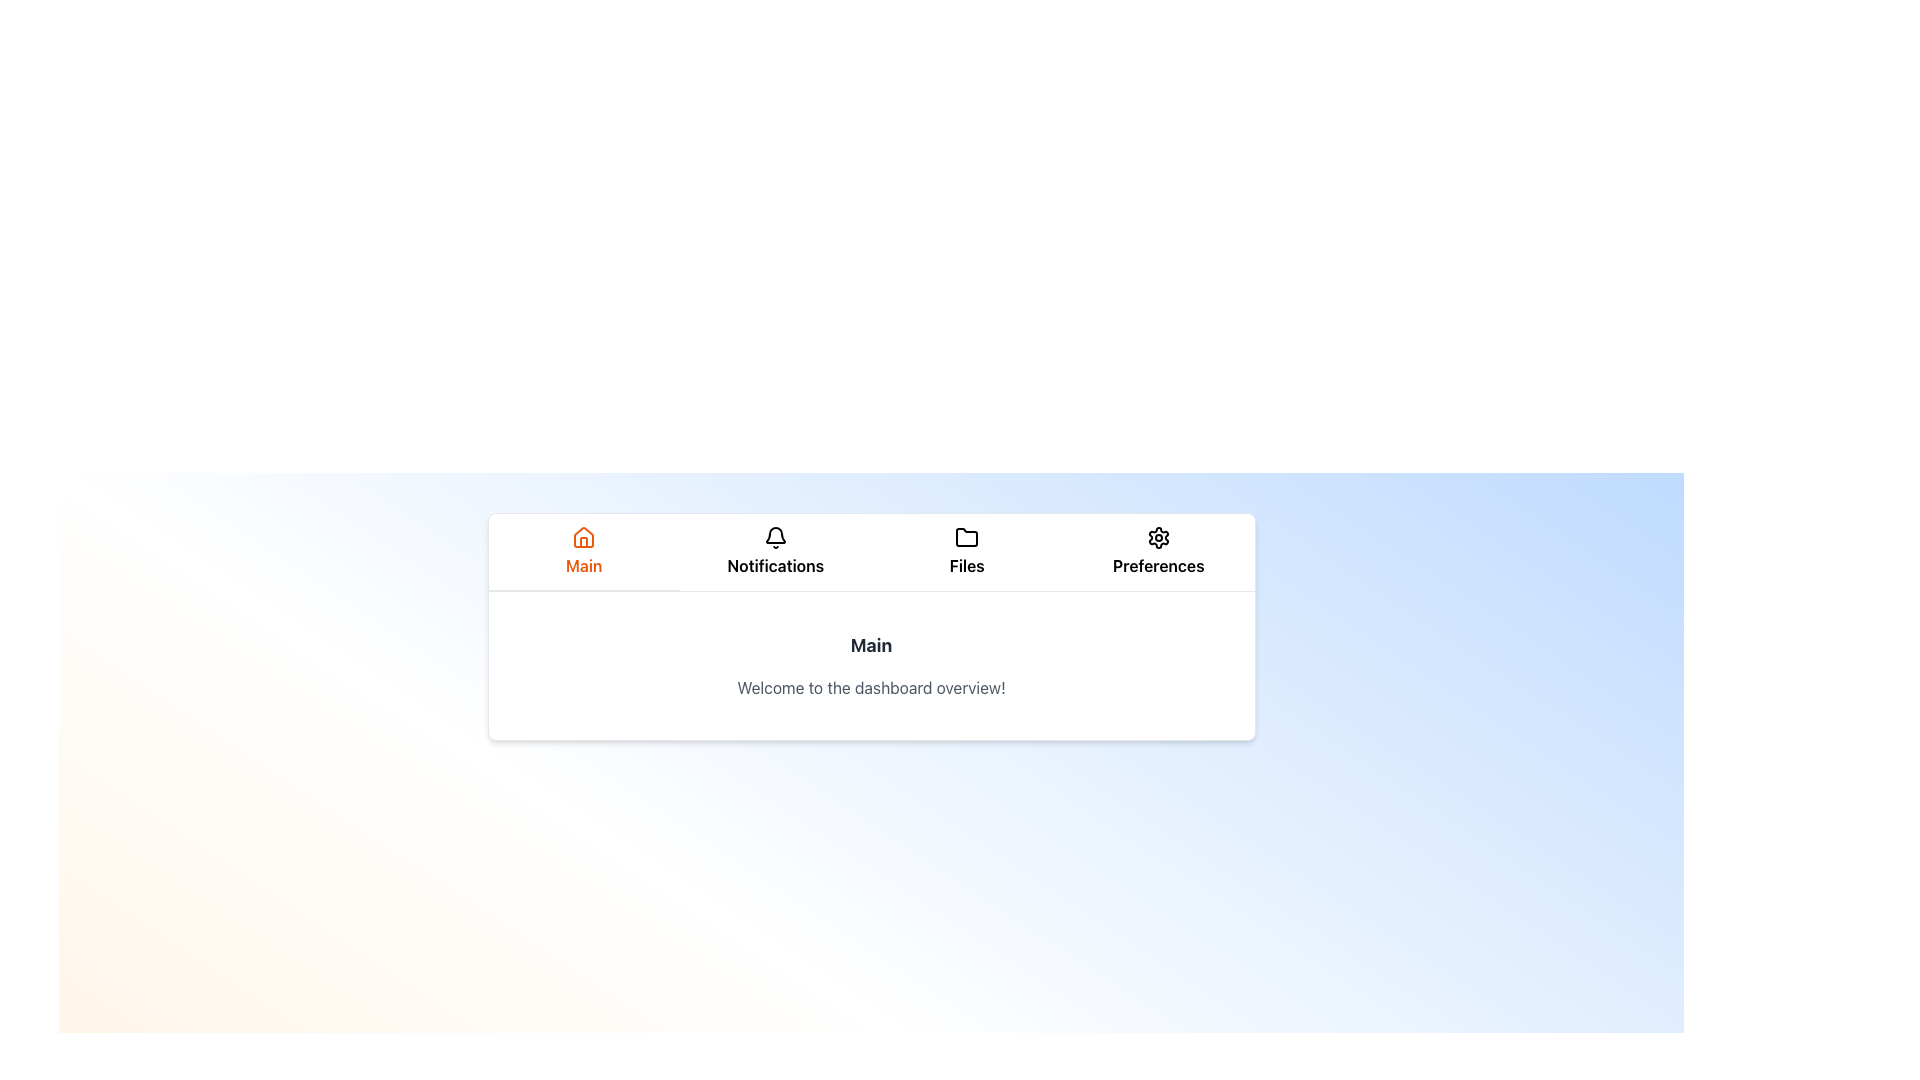  What do you see at coordinates (1158, 536) in the screenshot?
I see `the central gear component of the settings icon located at the top navigation menu under the 'Preferences' label` at bounding box center [1158, 536].